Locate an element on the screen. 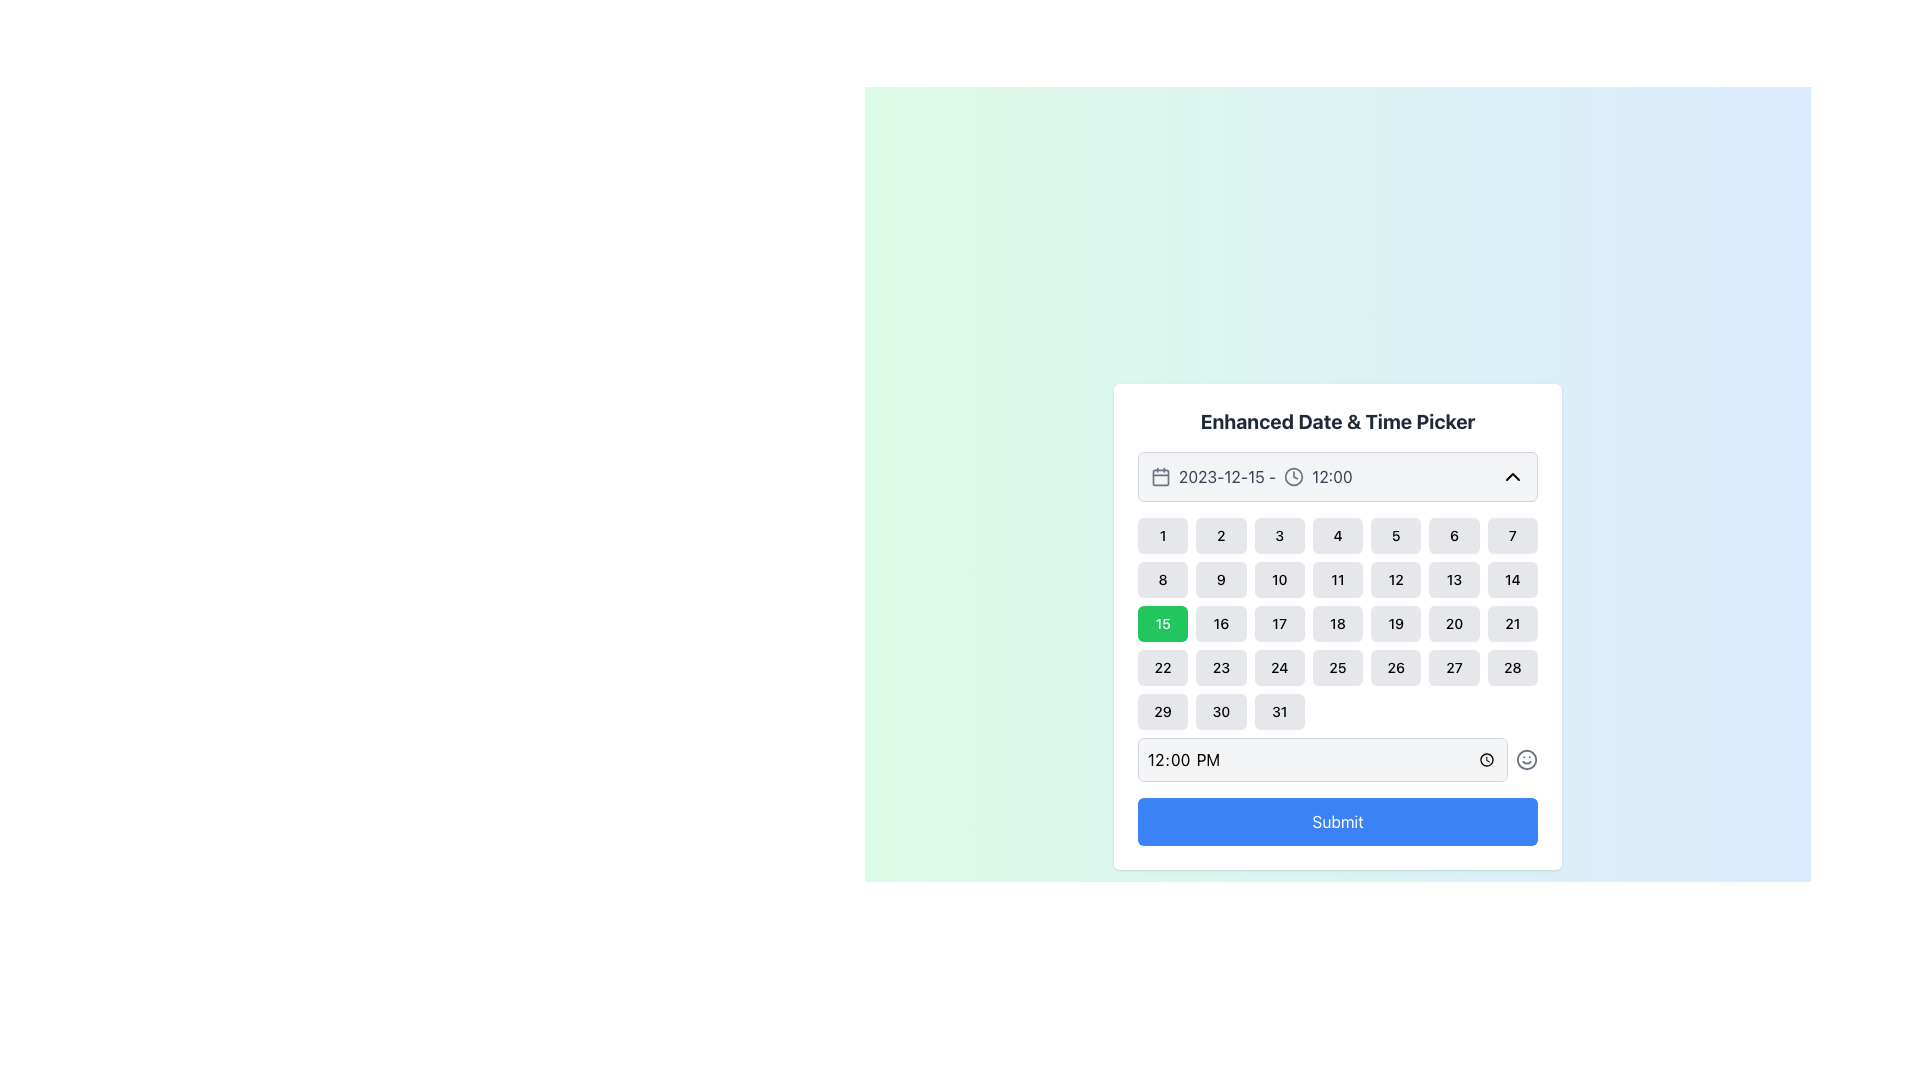  the square button displaying the number '5' is located at coordinates (1395, 535).